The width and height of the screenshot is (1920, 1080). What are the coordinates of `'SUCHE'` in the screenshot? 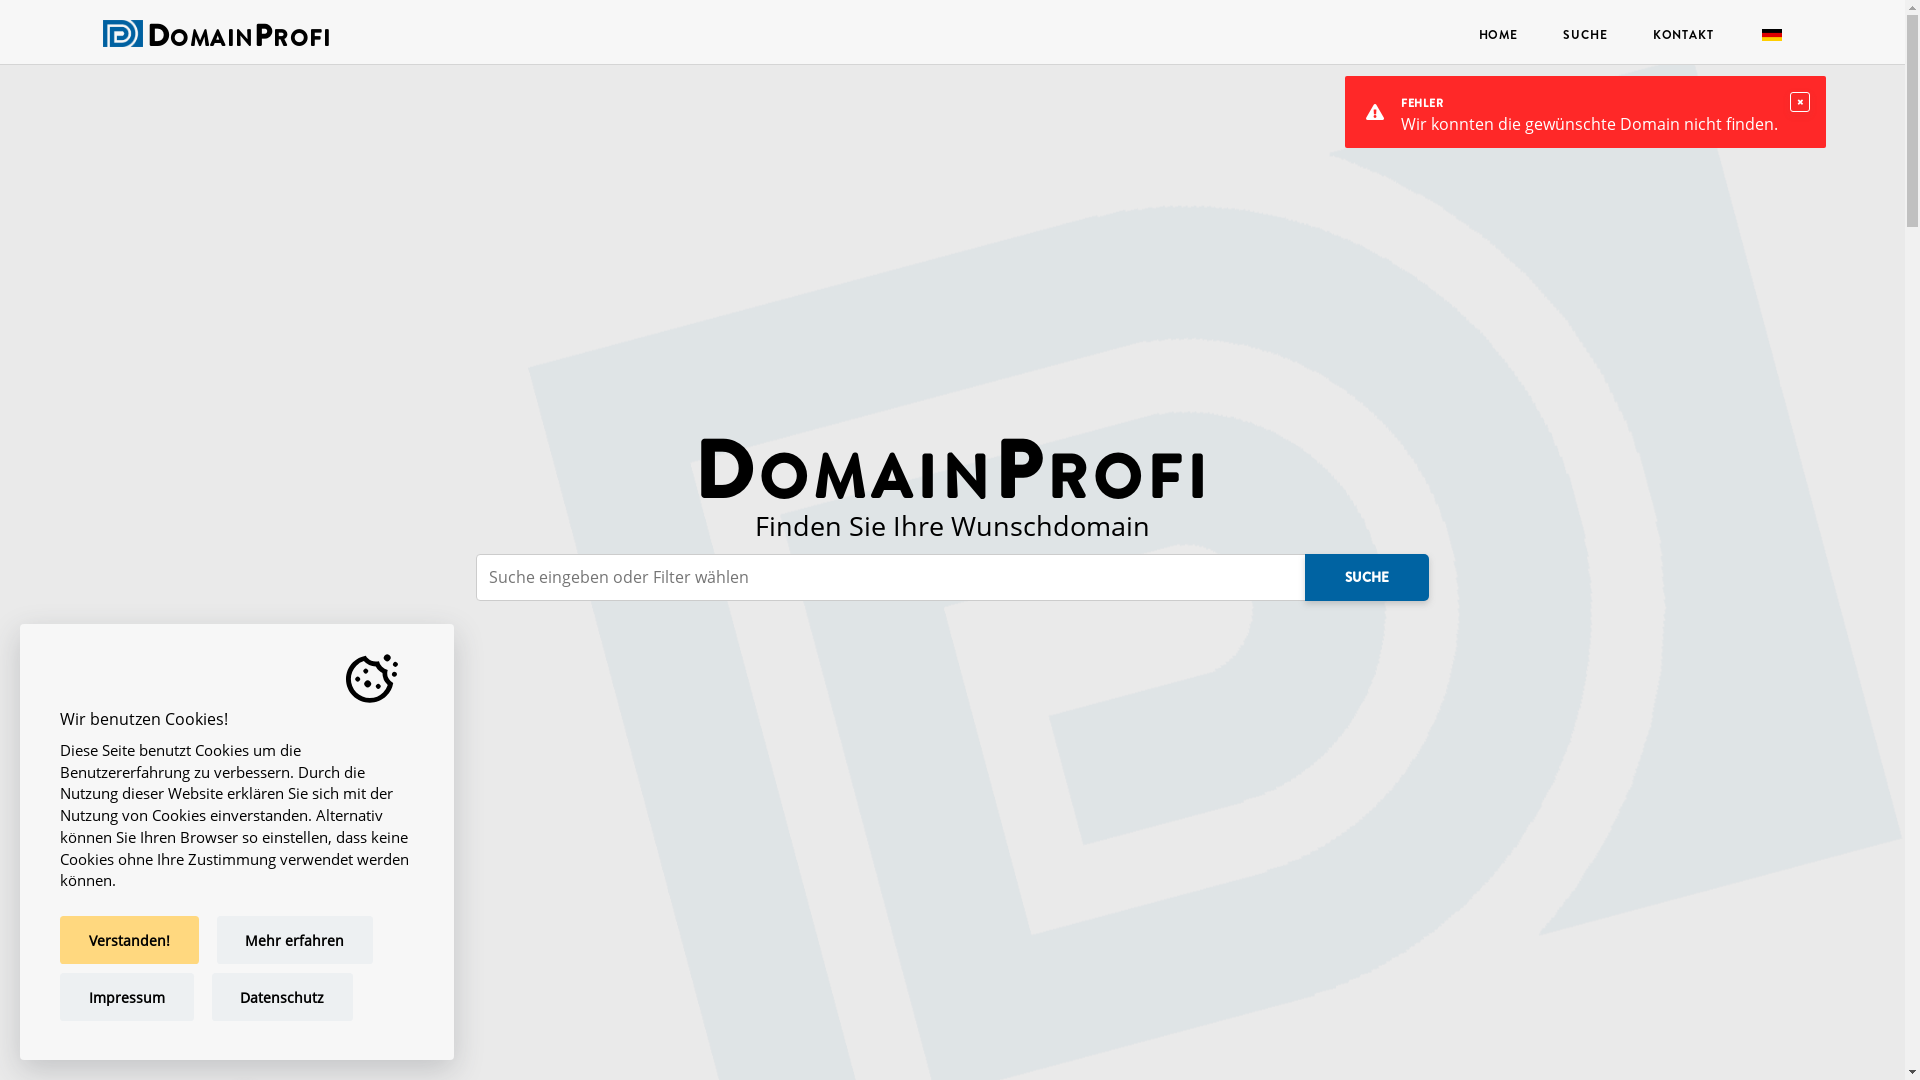 It's located at (1366, 577).